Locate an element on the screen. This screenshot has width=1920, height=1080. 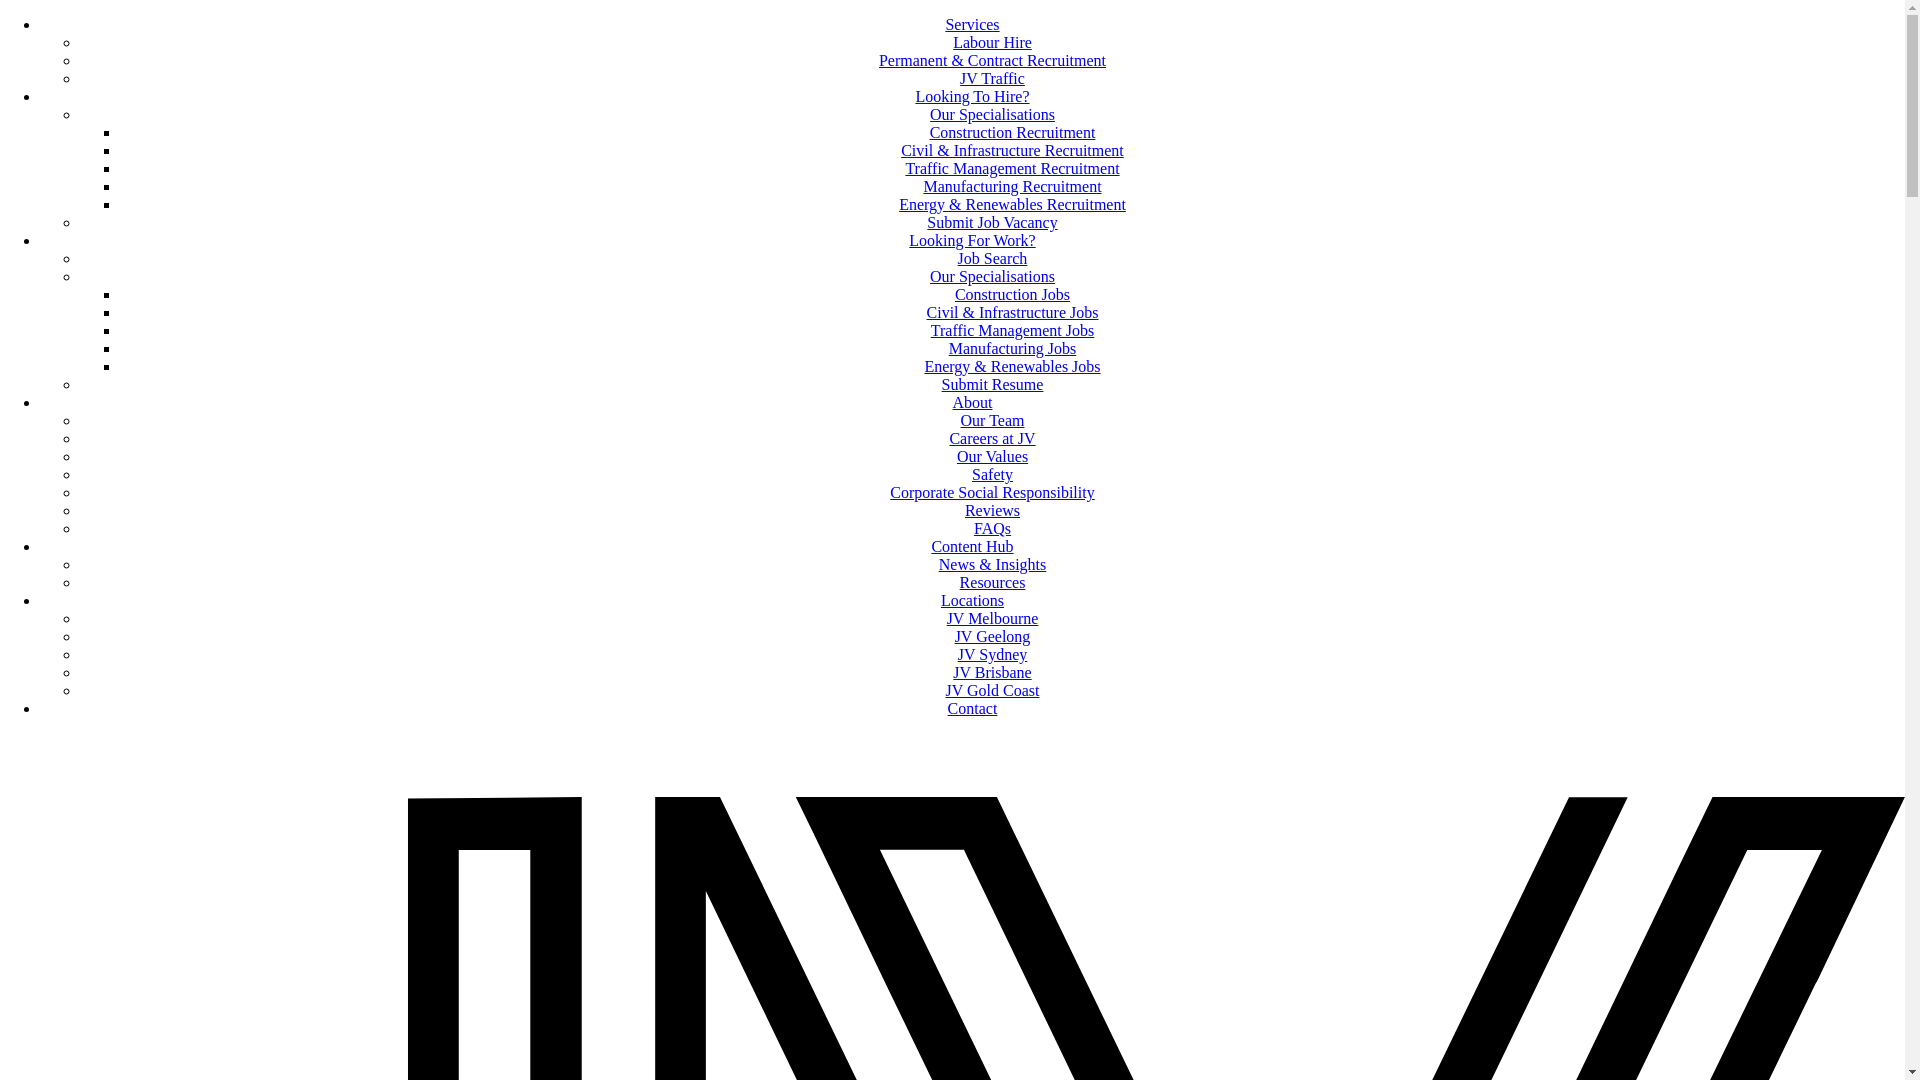
'Construction Jobs' is located at coordinates (1012, 294).